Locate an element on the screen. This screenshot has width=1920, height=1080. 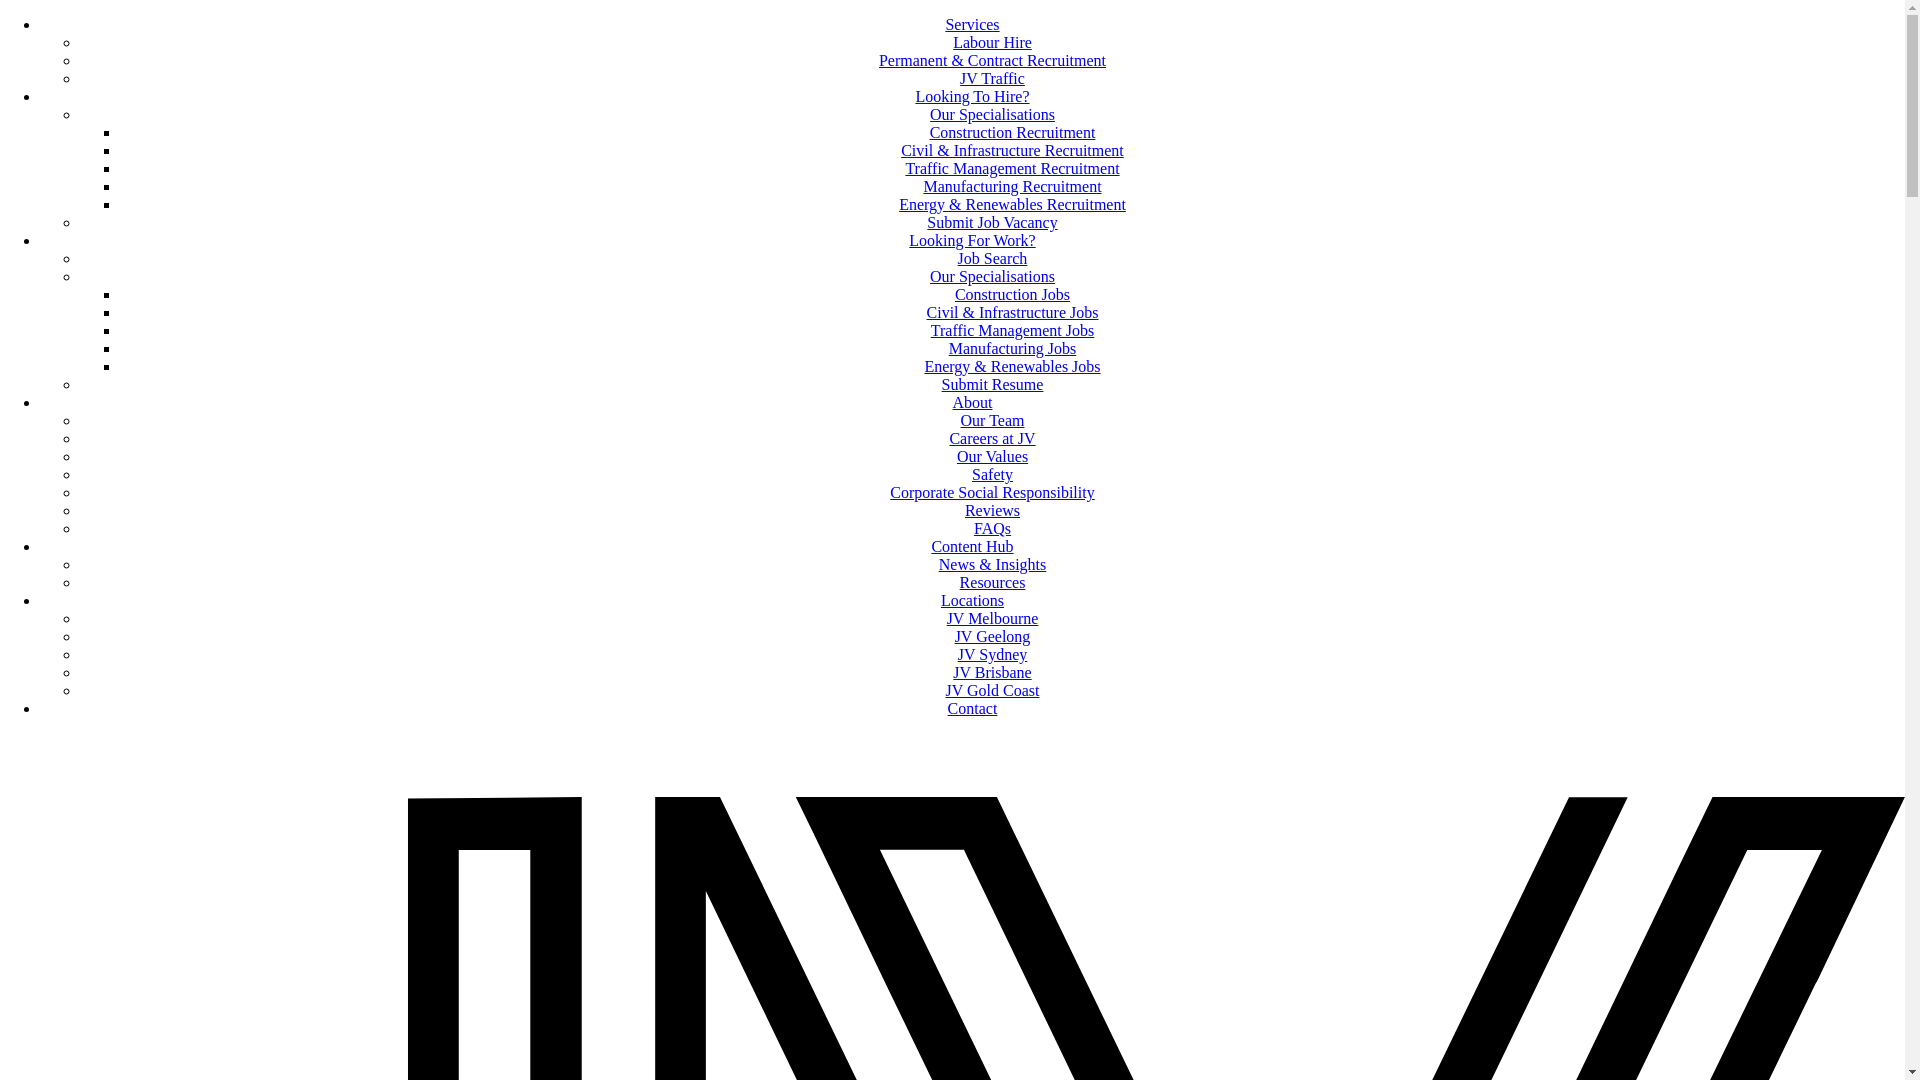
'Construction Jobs' is located at coordinates (1012, 294).